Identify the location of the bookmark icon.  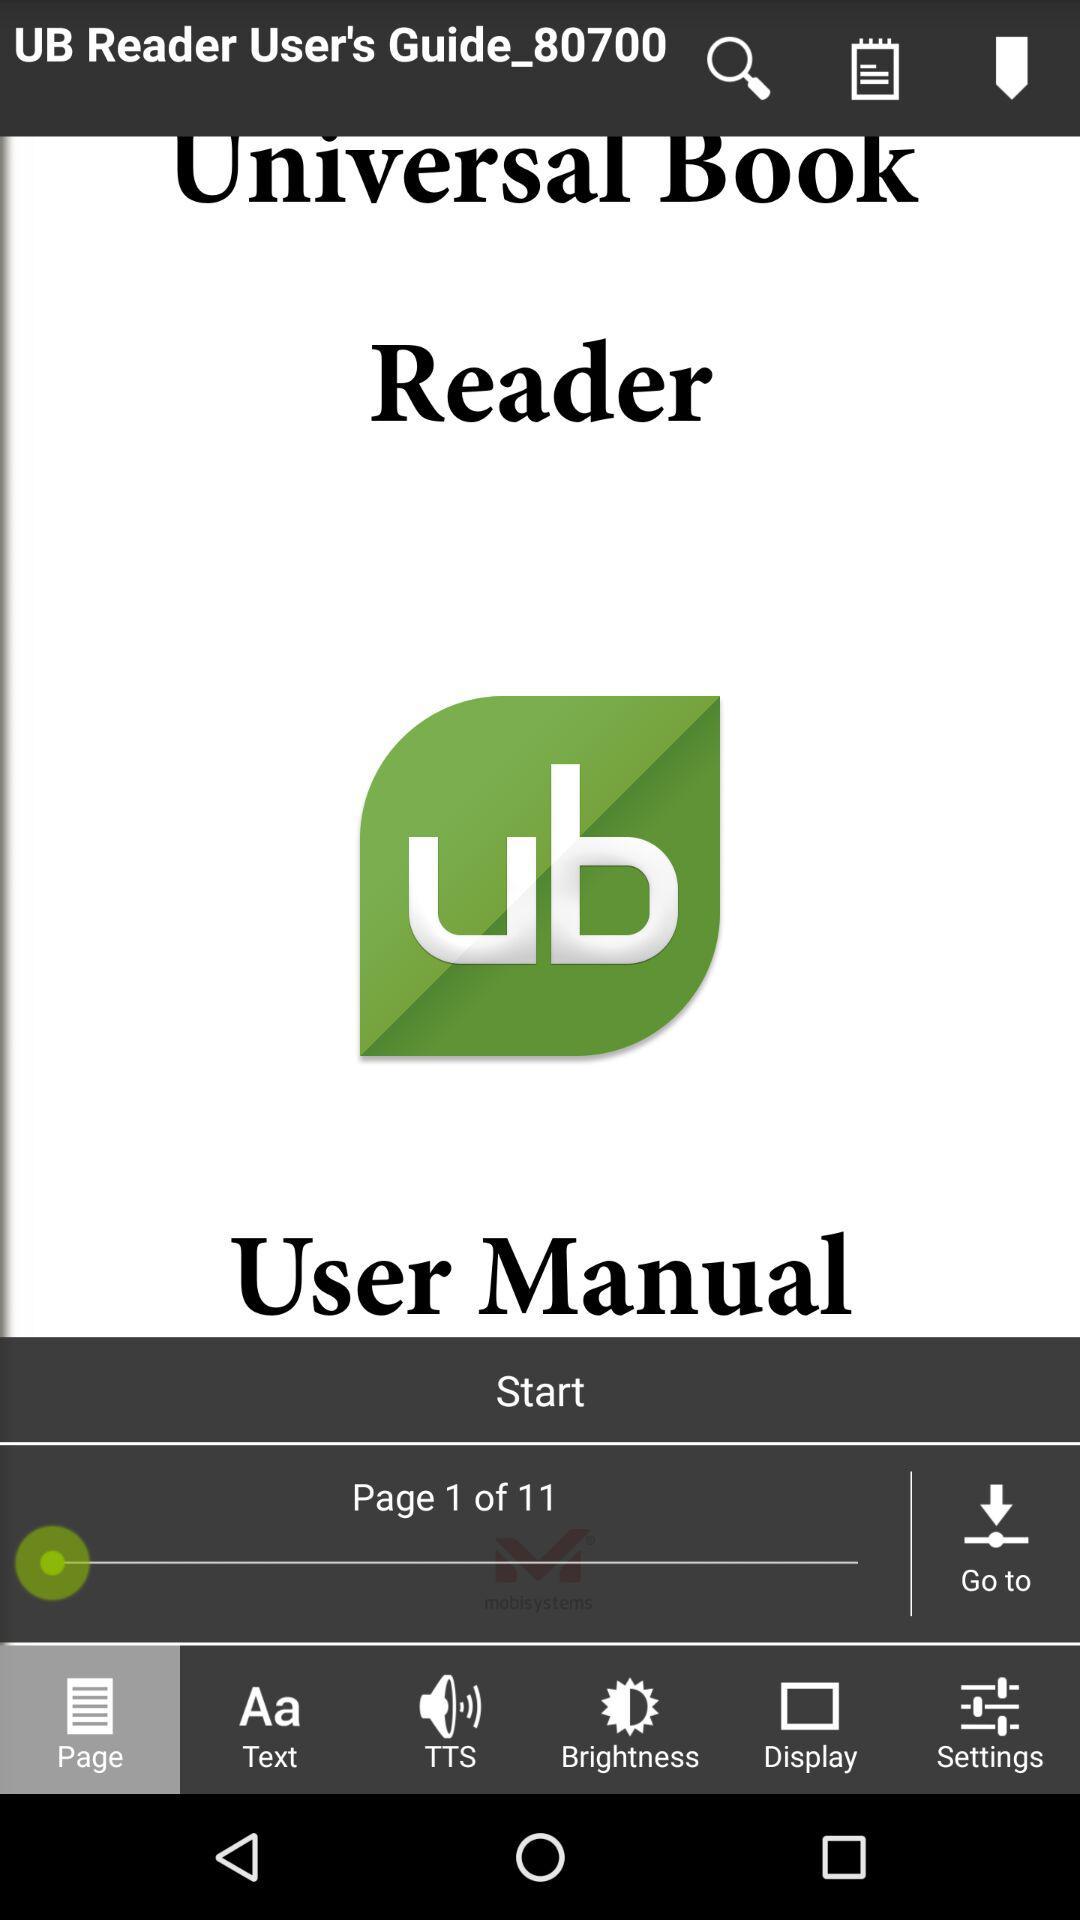
(1011, 72).